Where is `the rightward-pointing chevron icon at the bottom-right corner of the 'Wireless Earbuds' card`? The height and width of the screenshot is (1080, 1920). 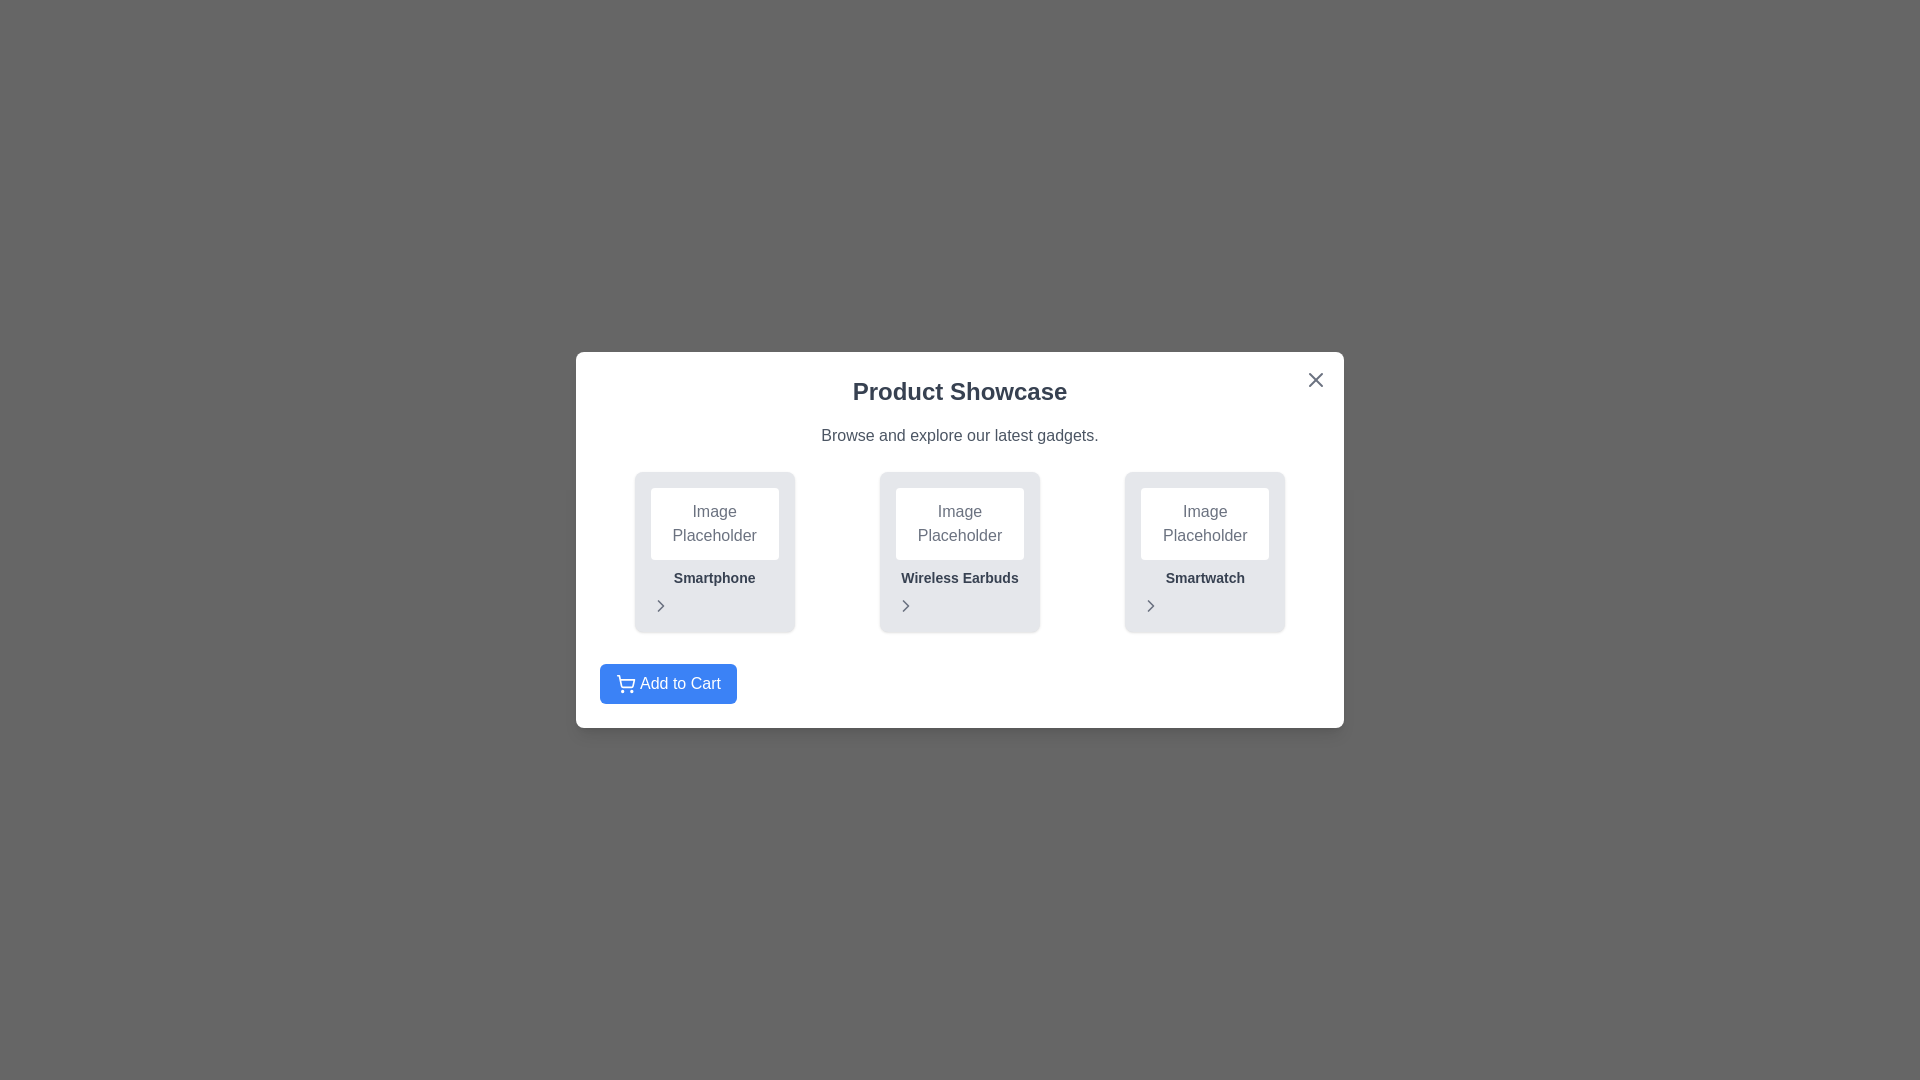 the rightward-pointing chevron icon at the bottom-right corner of the 'Wireless Earbuds' card is located at coordinates (905, 604).